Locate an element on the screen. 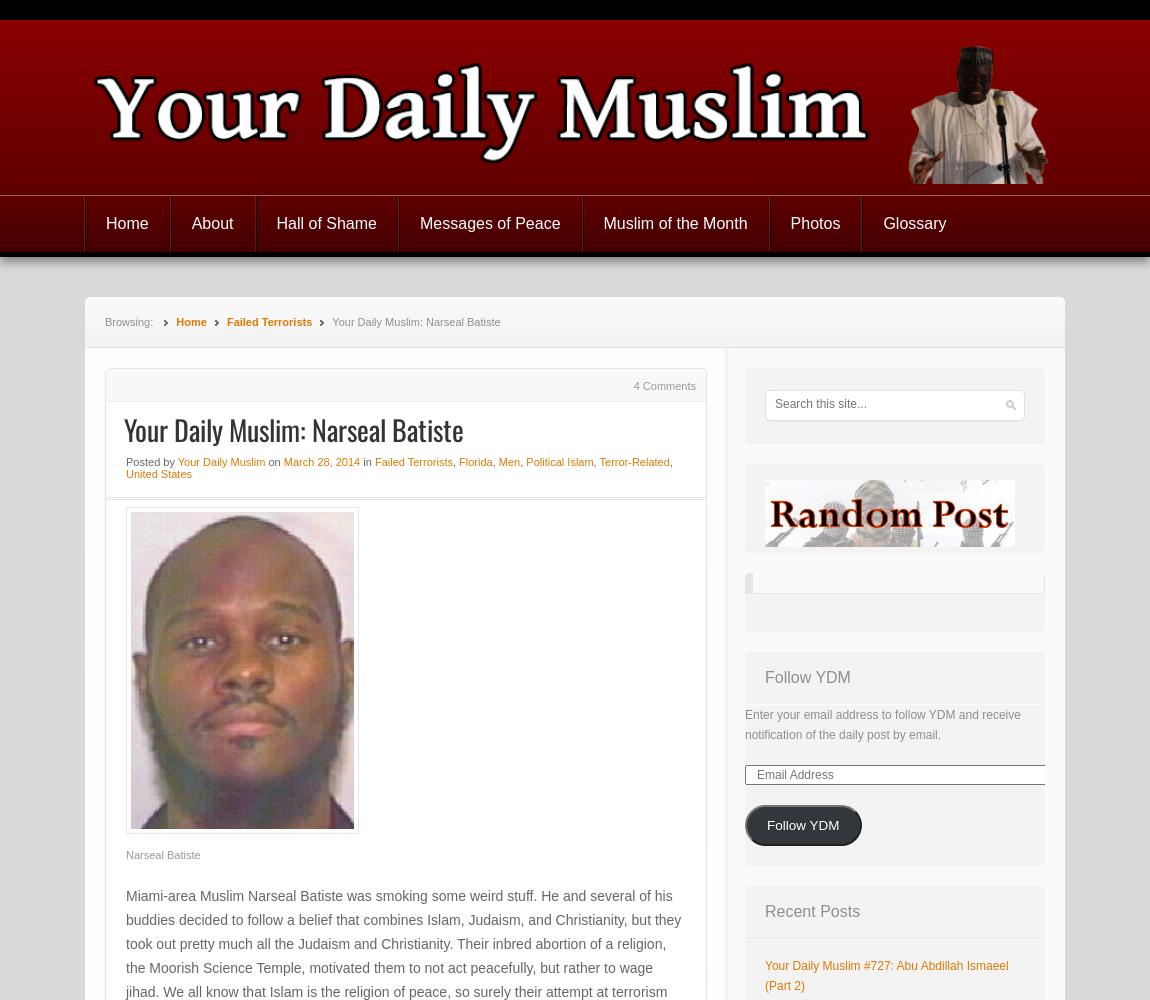  'by' is located at coordinates (168, 461).